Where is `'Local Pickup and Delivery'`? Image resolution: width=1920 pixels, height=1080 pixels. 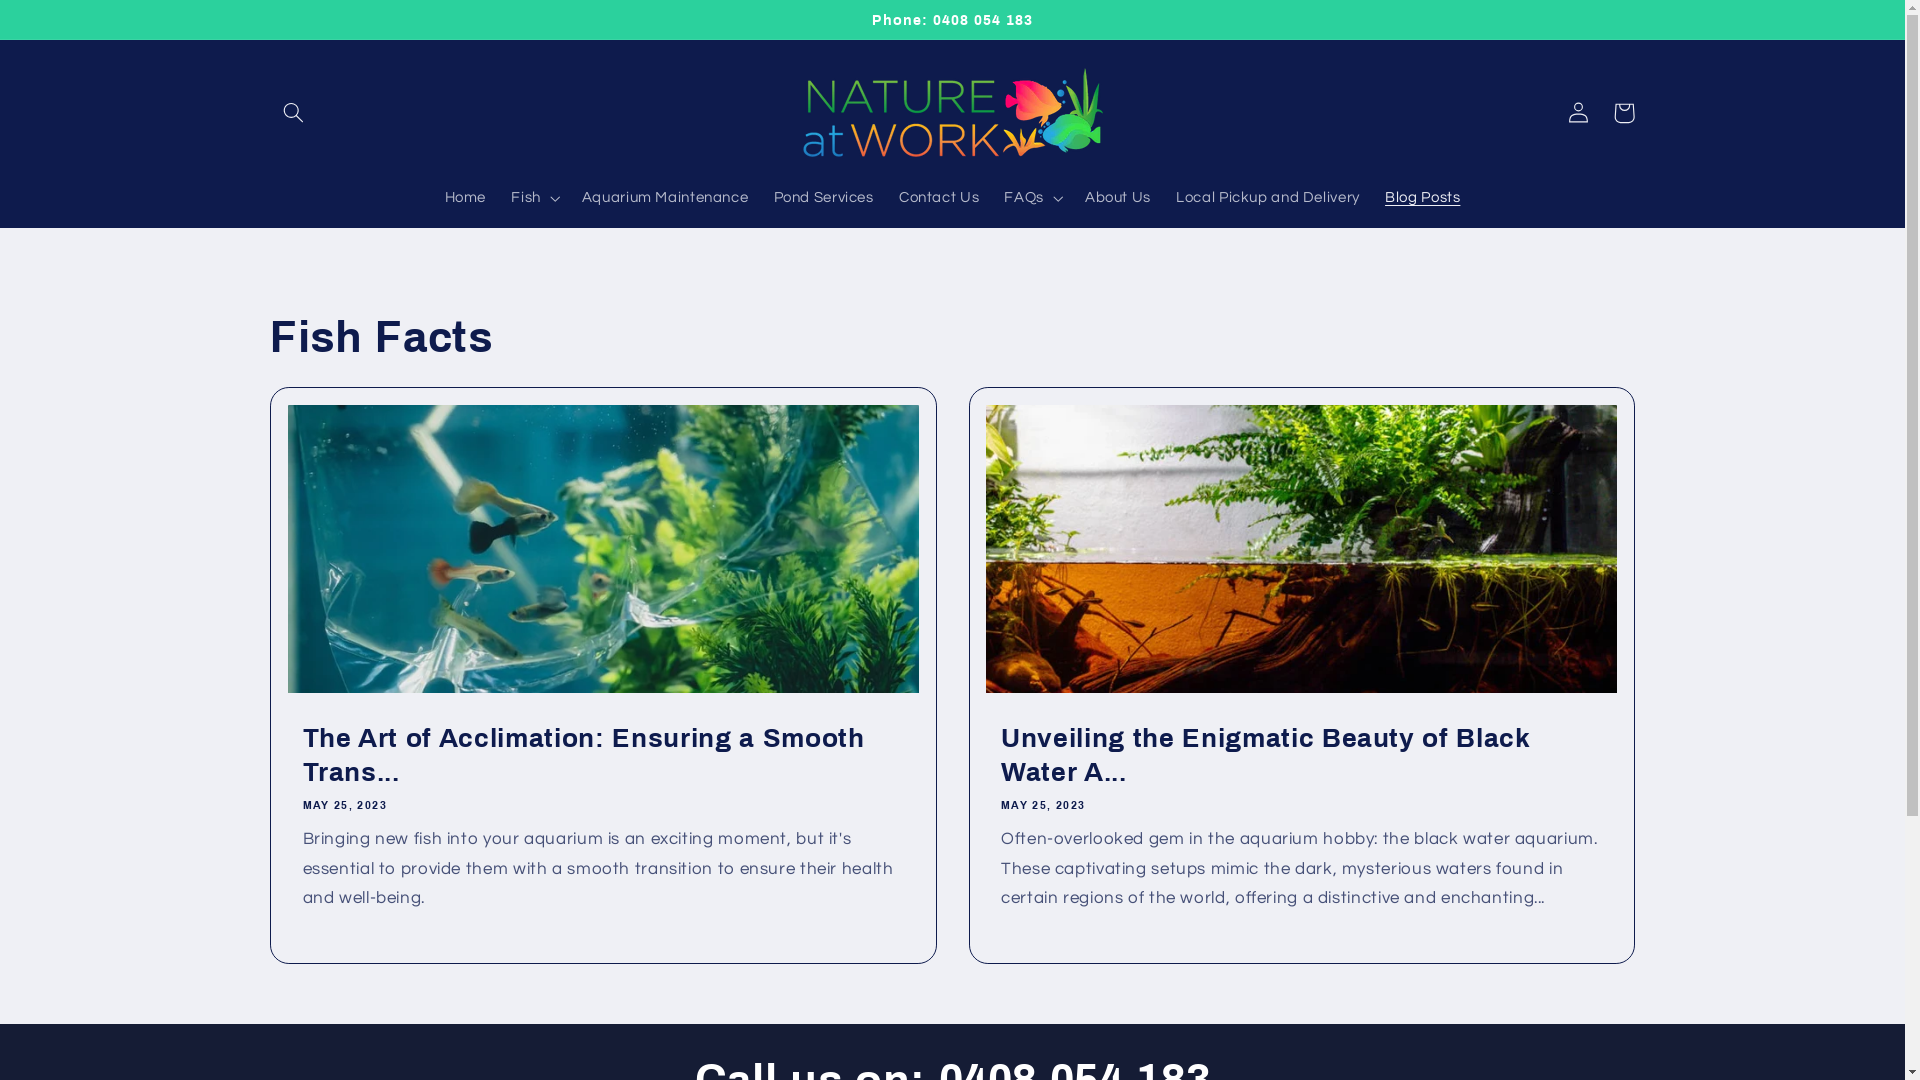 'Local Pickup and Delivery' is located at coordinates (1163, 197).